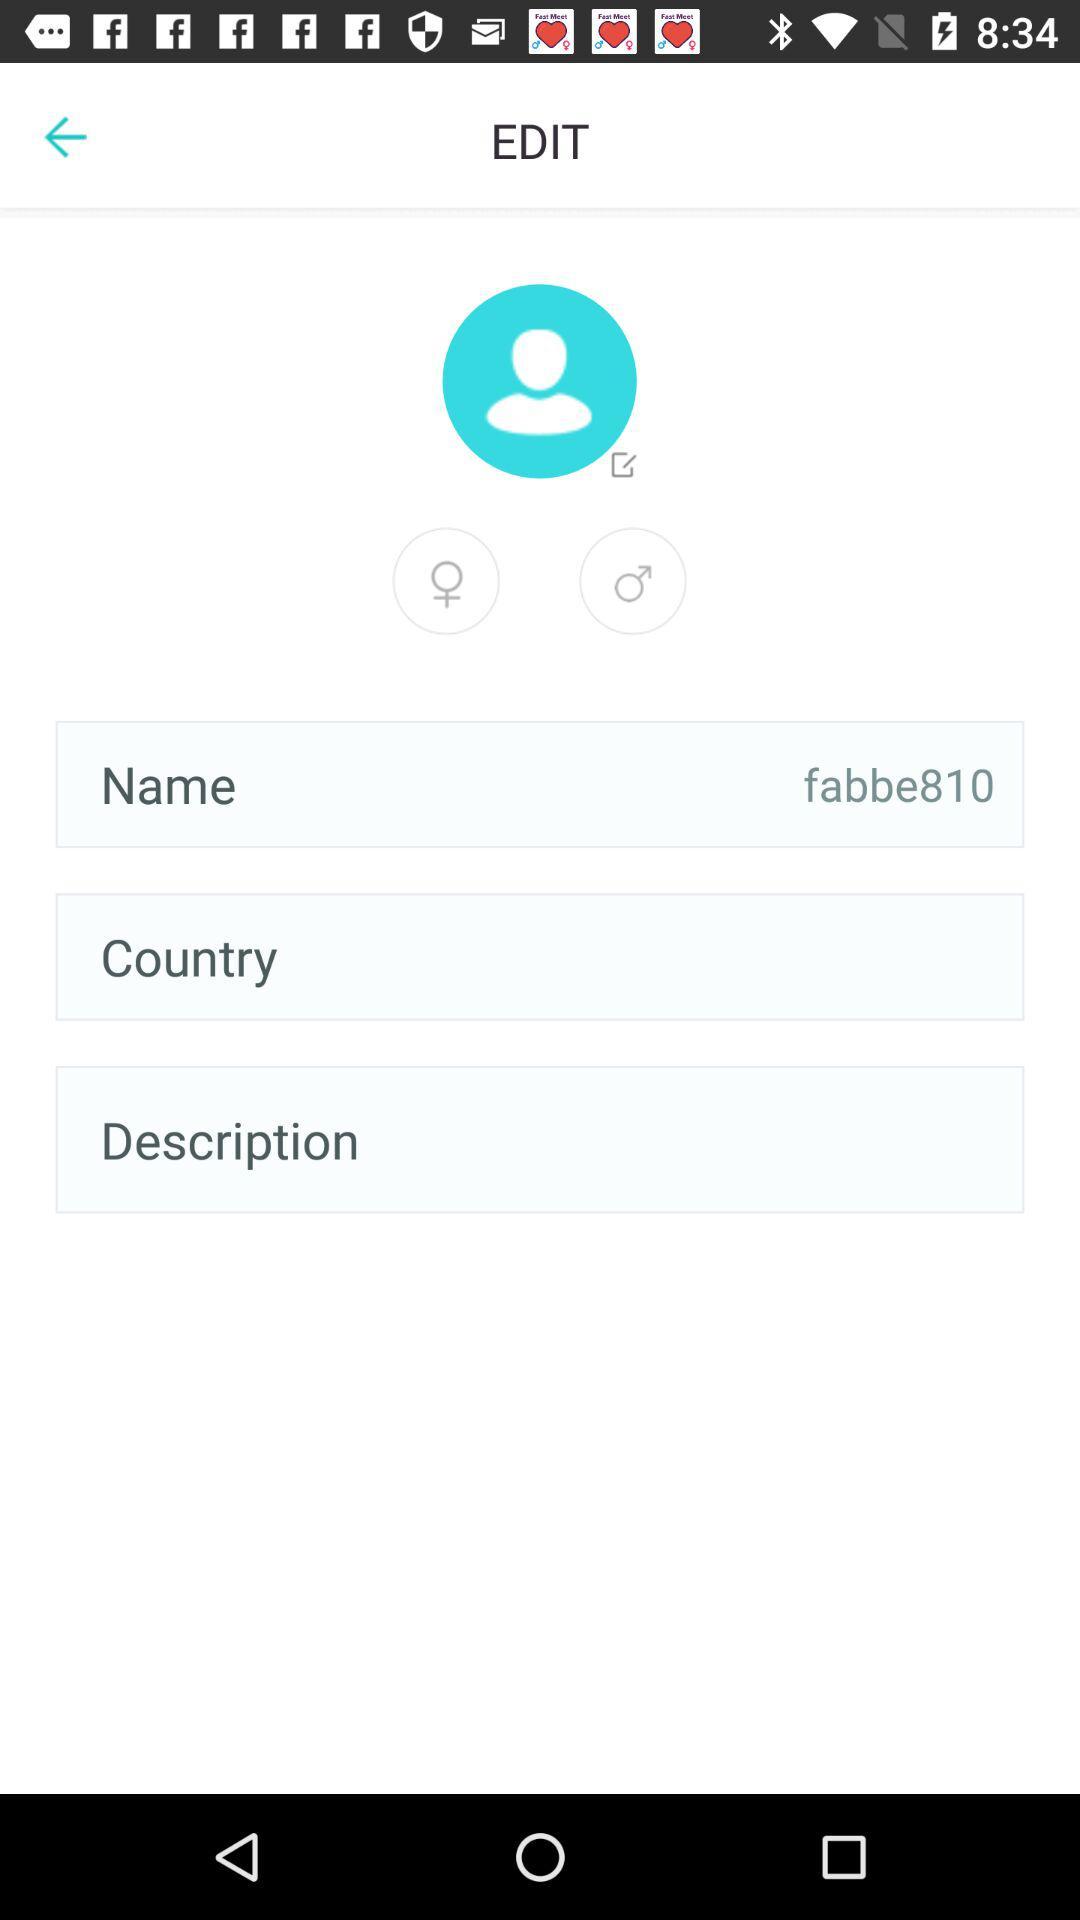 The width and height of the screenshot is (1080, 1920). Describe the element at coordinates (445, 580) in the screenshot. I see `male option` at that location.